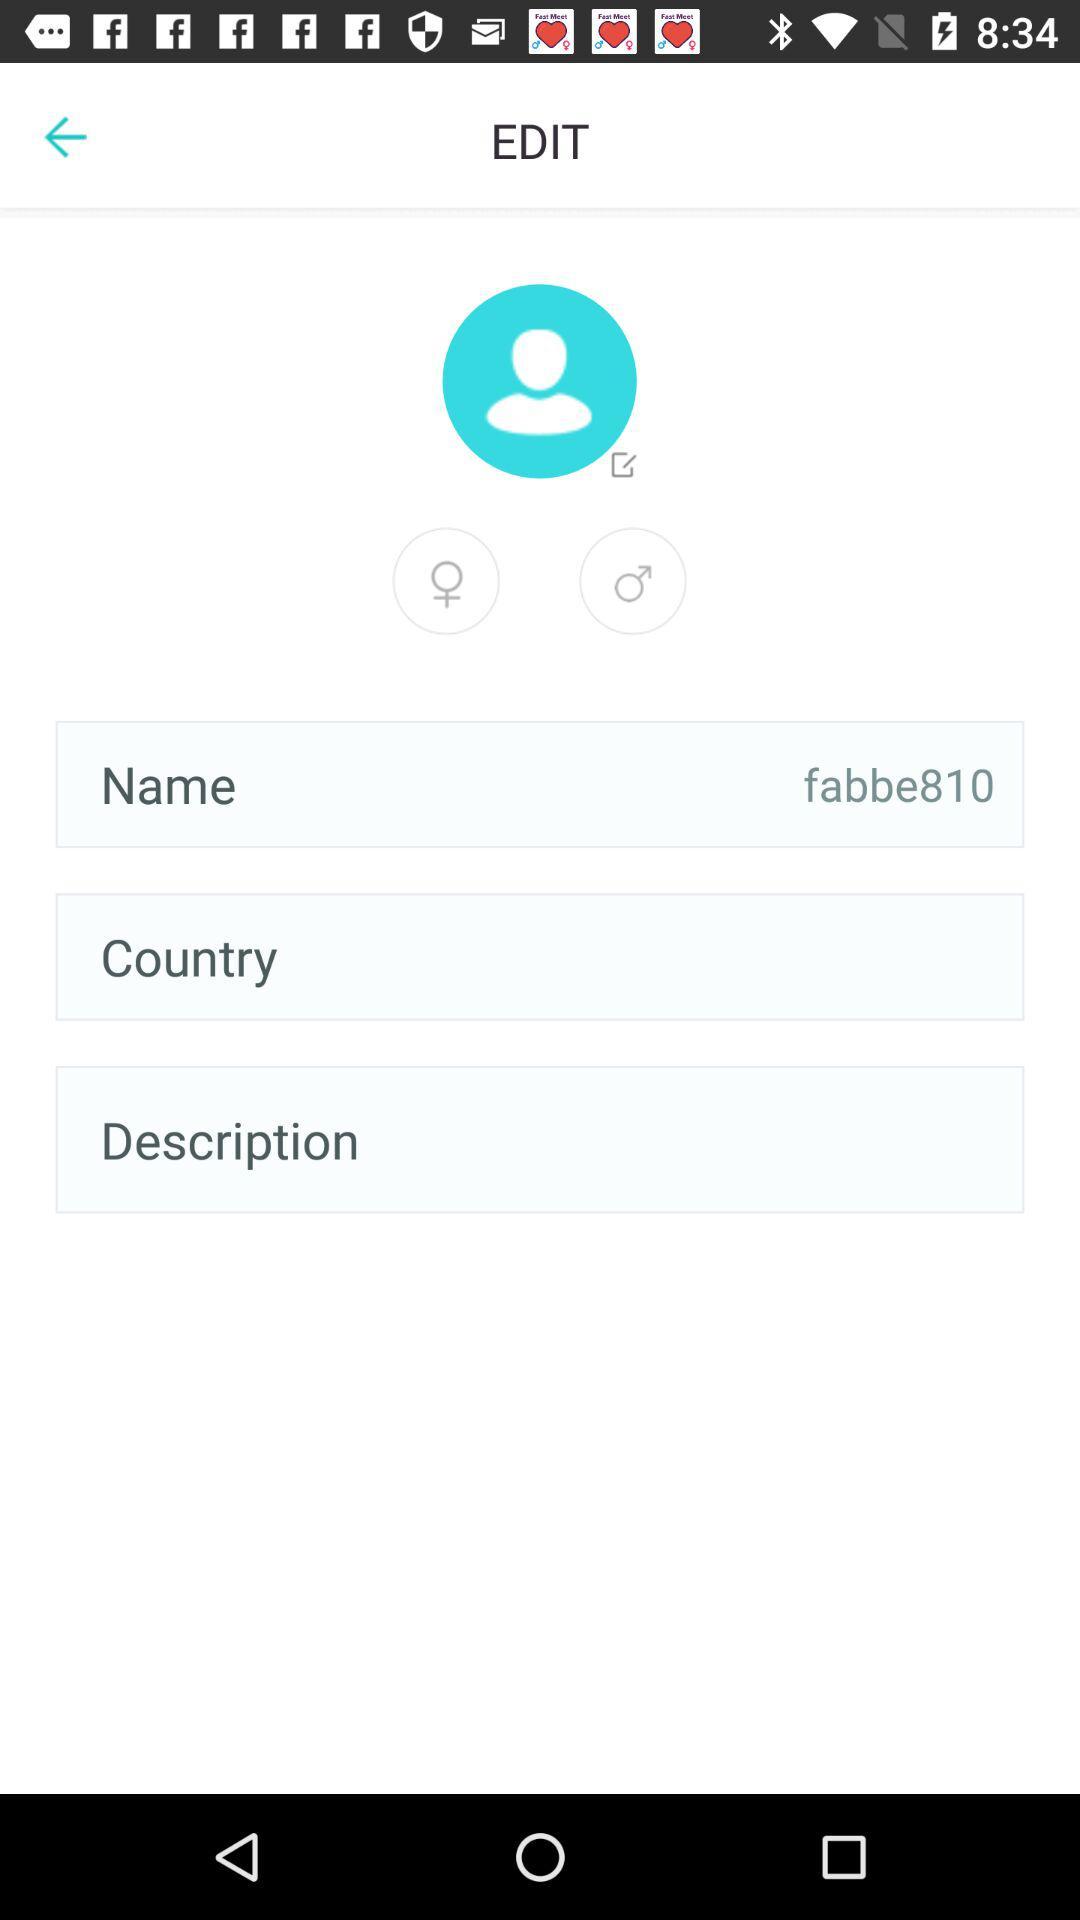 The width and height of the screenshot is (1080, 1920). Describe the element at coordinates (445, 580) in the screenshot. I see `male option` at that location.